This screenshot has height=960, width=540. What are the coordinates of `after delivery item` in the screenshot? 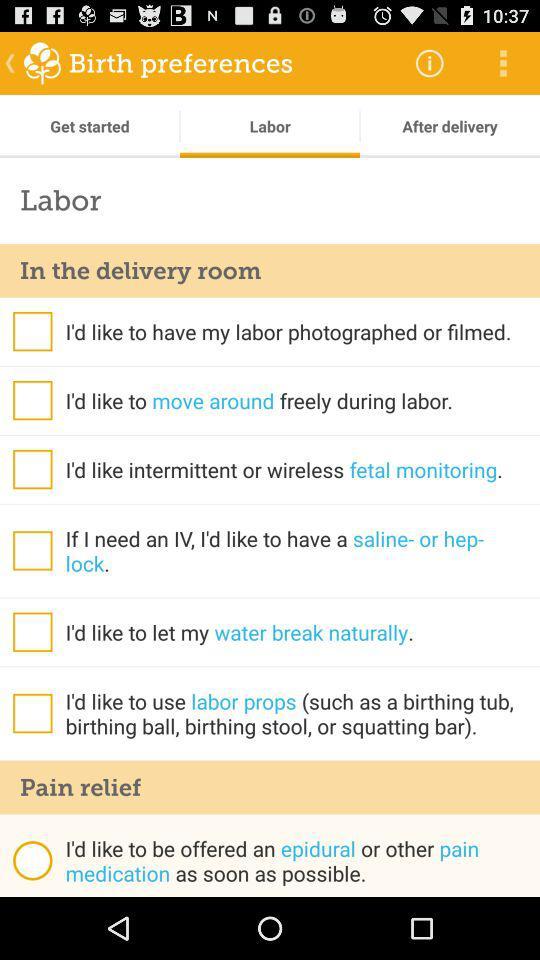 It's located at (449, 125).